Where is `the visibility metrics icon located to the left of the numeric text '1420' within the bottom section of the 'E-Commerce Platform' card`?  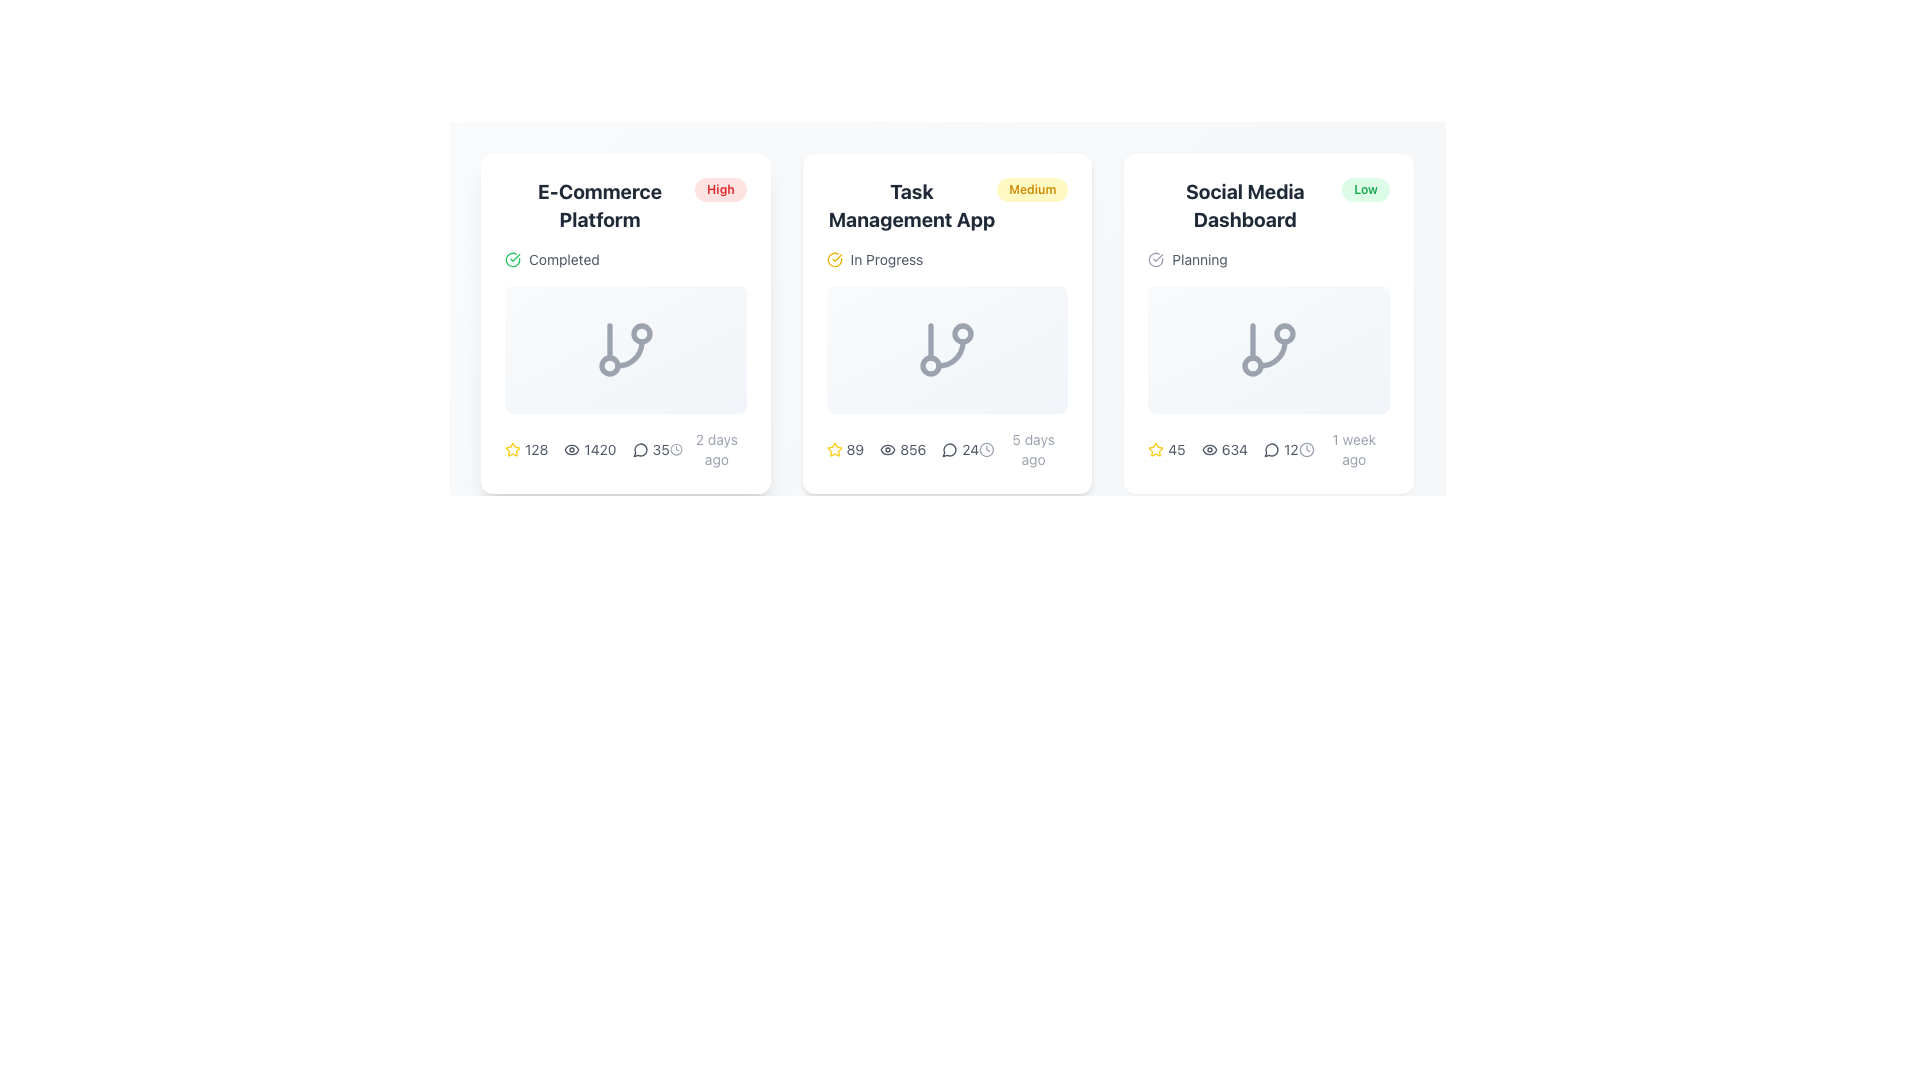
the visibility metrics icon located to the left of the numeric text '1420' within the bottom section of the 'E-Commerce Platform' card is located at coordinates (571, 450).